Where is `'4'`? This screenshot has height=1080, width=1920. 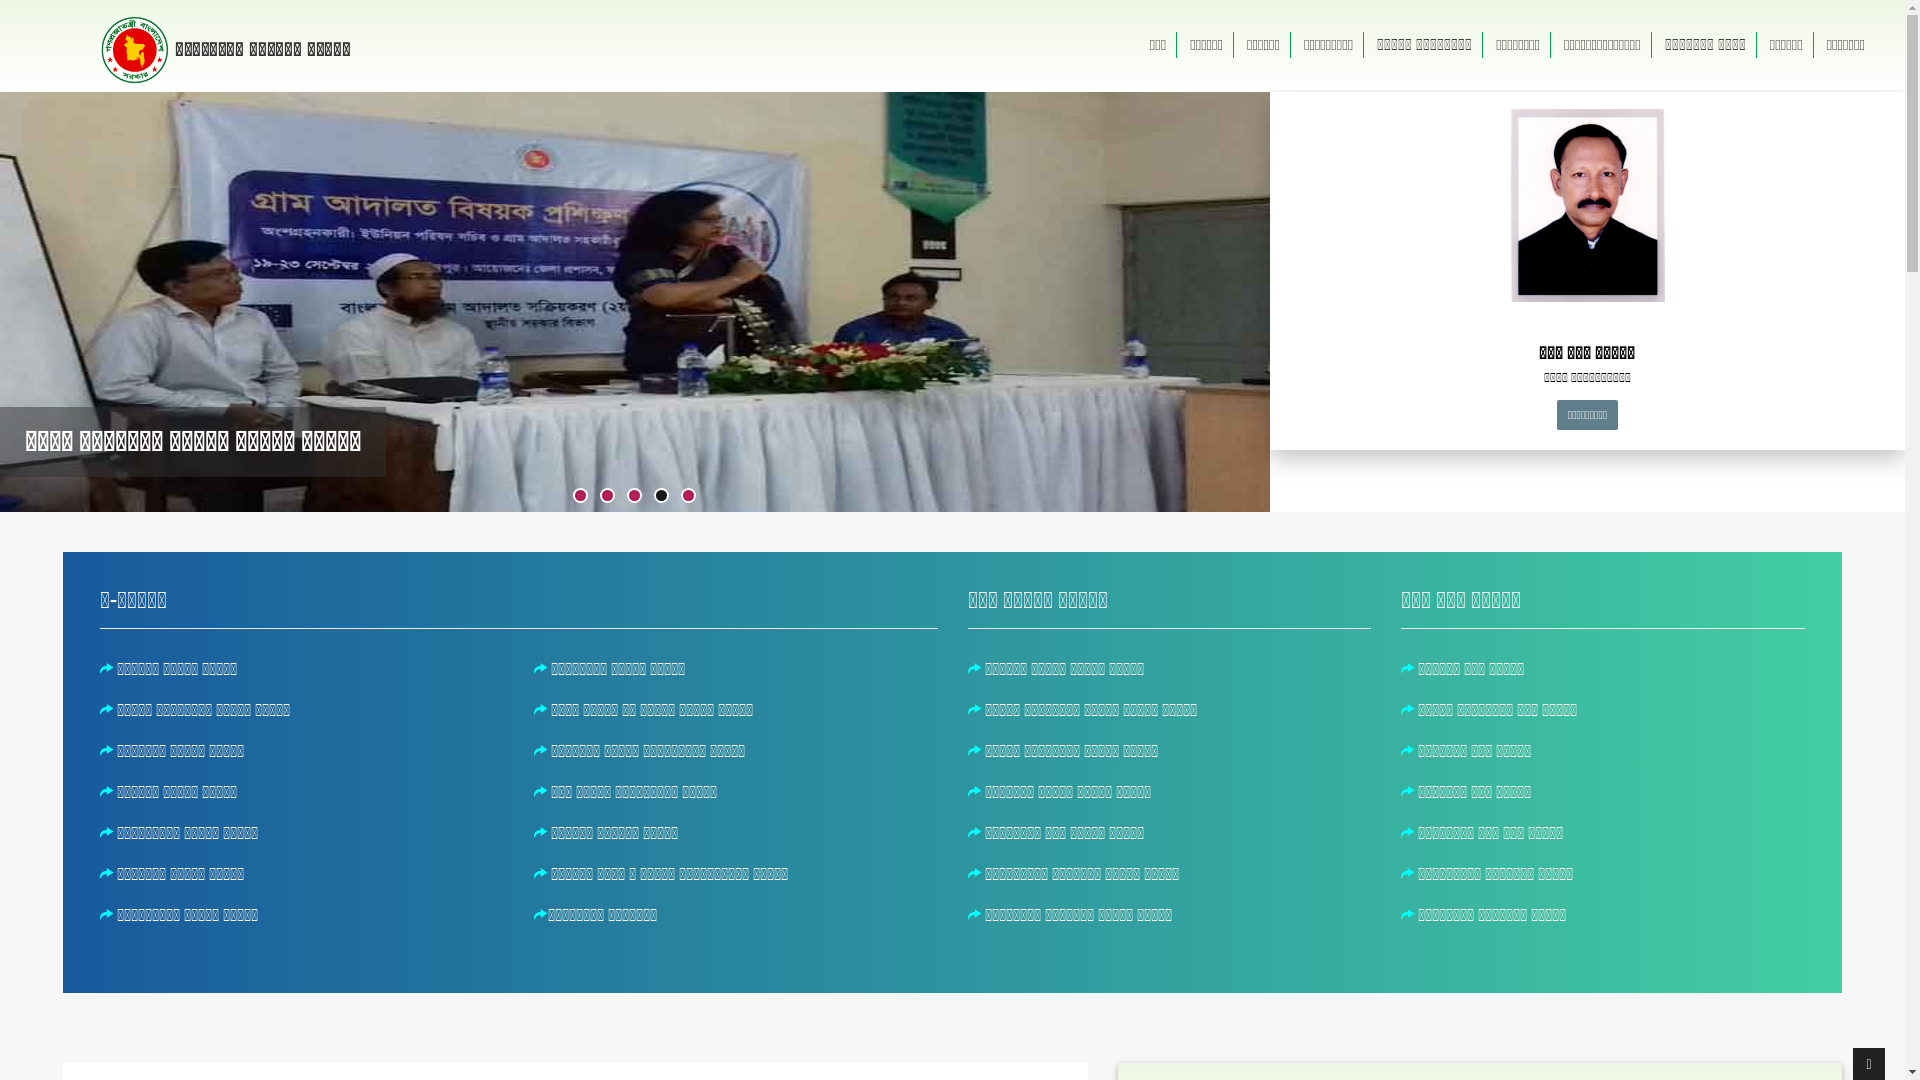
'4' is located at coordinates (661, 495).